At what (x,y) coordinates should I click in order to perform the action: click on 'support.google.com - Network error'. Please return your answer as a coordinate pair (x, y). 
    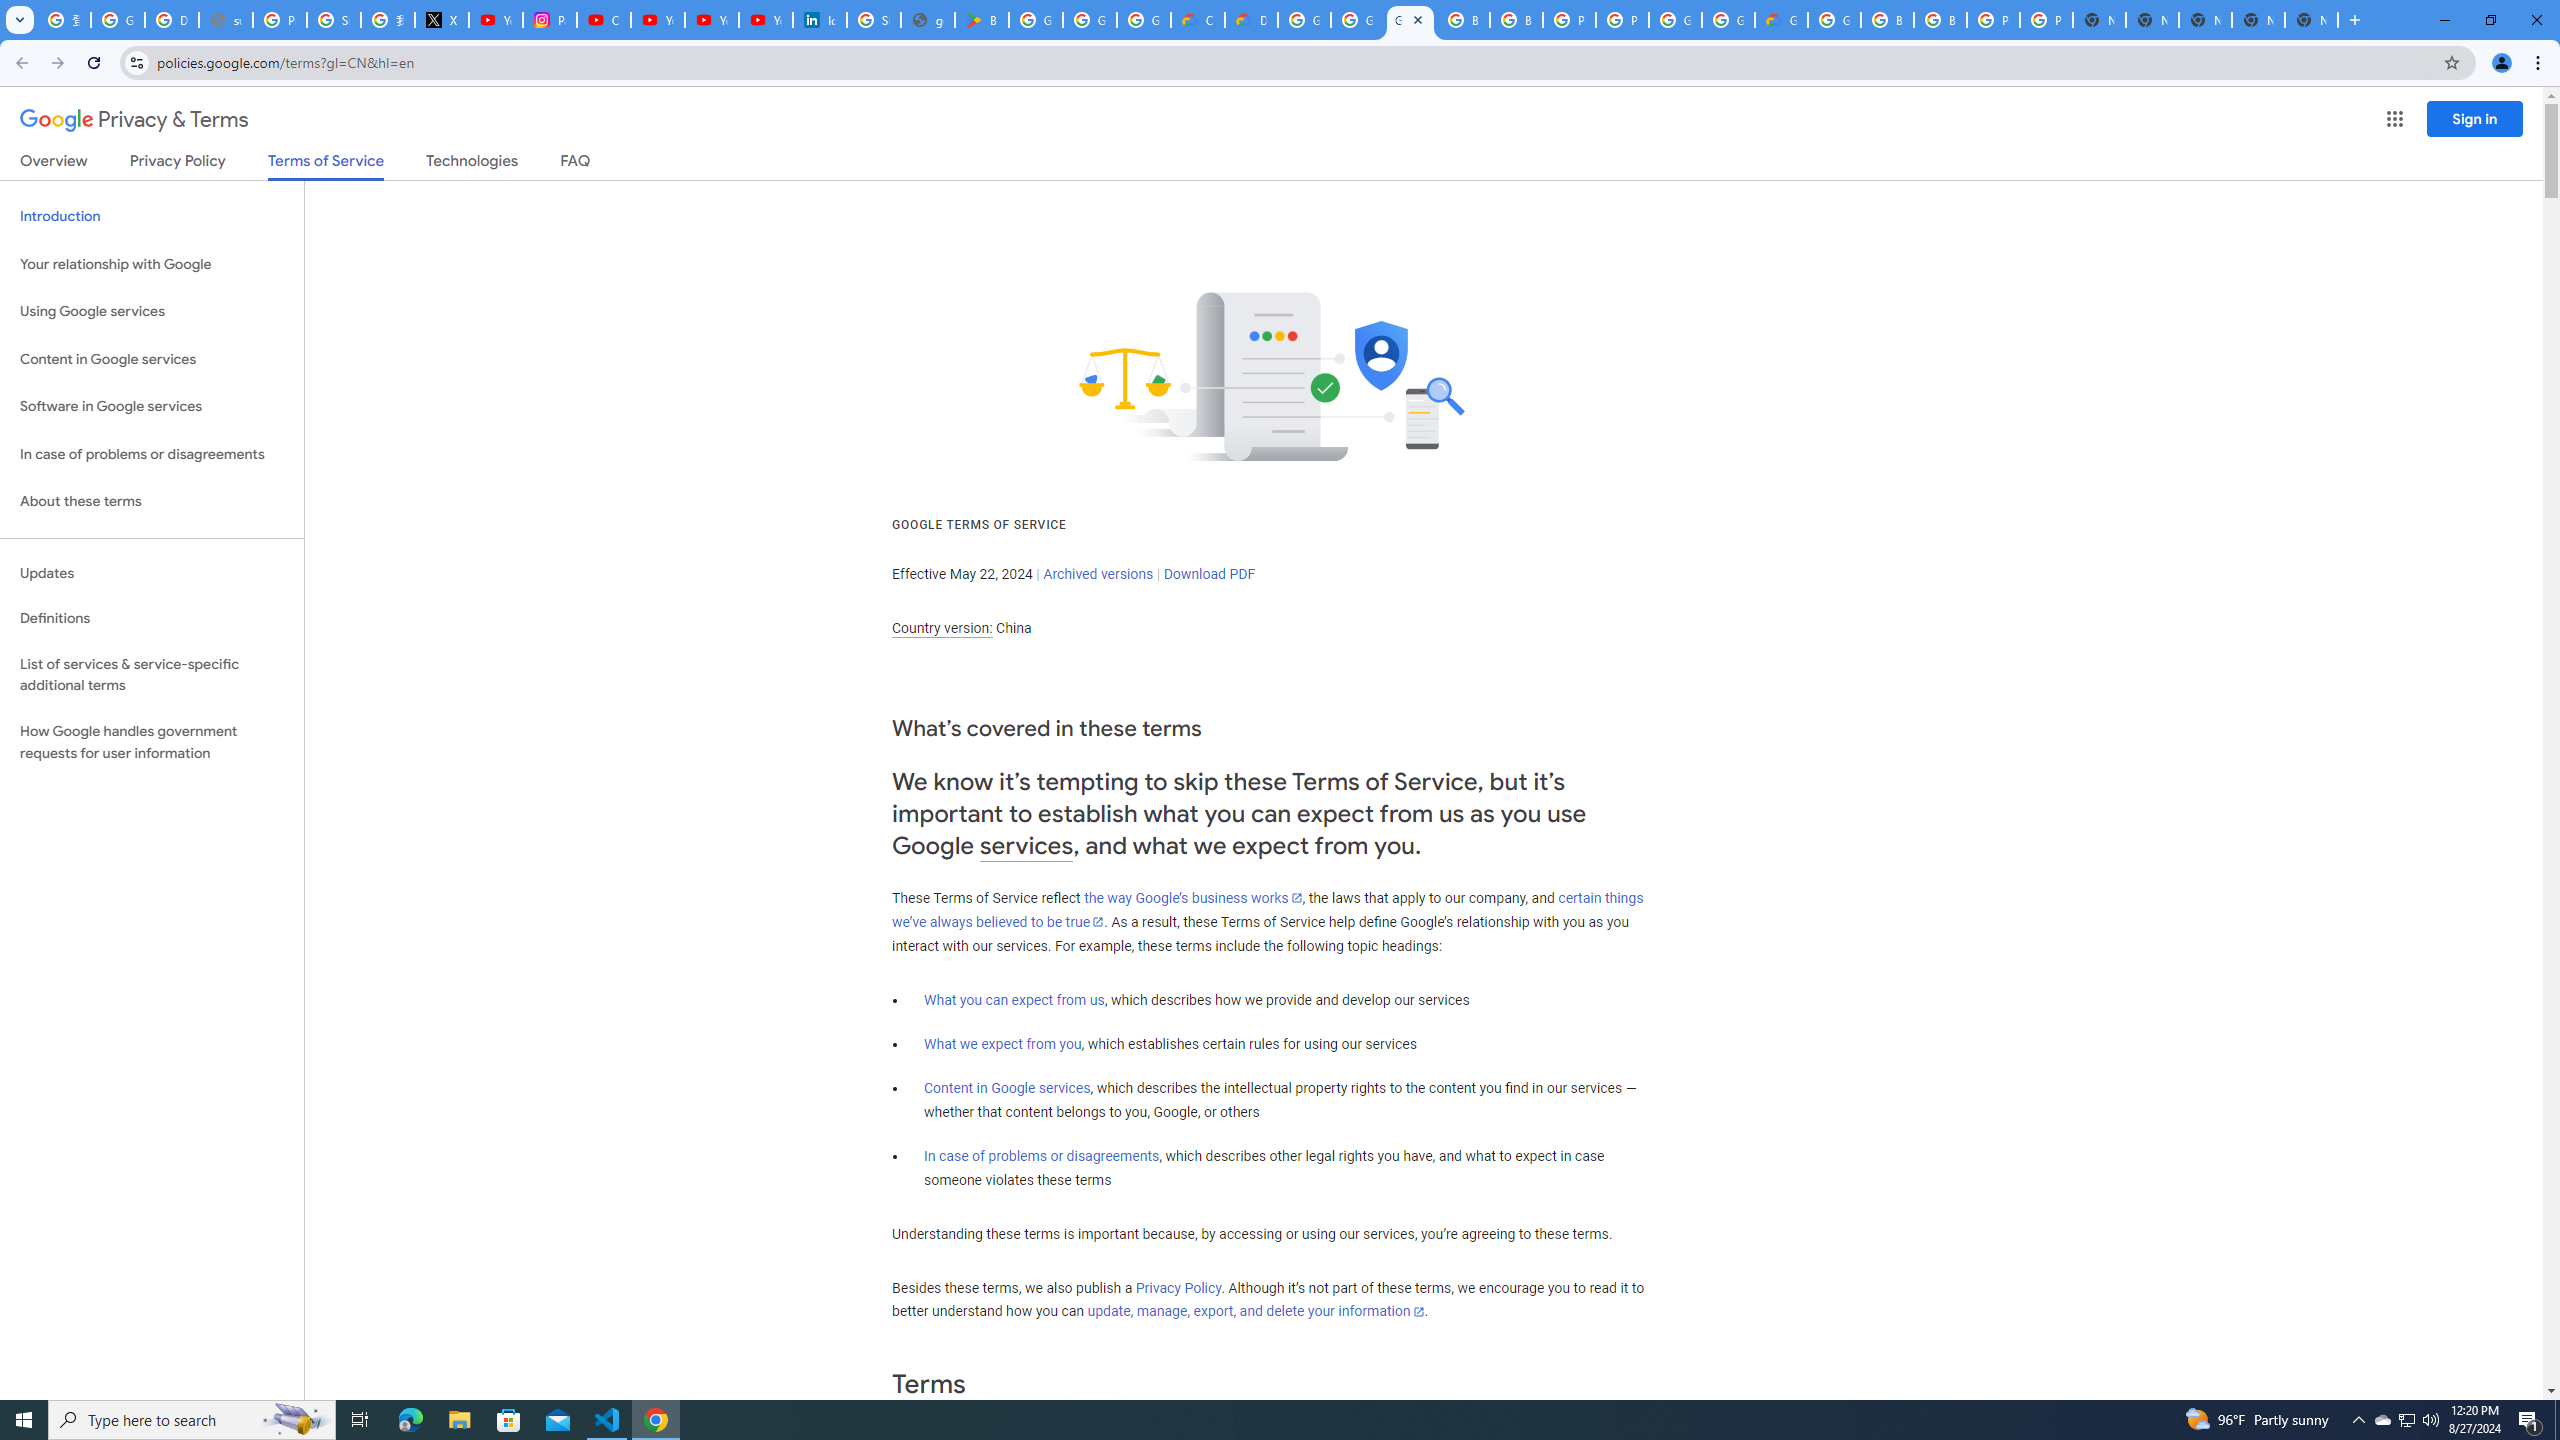
    Looking at the image, I should click on (224, 19).